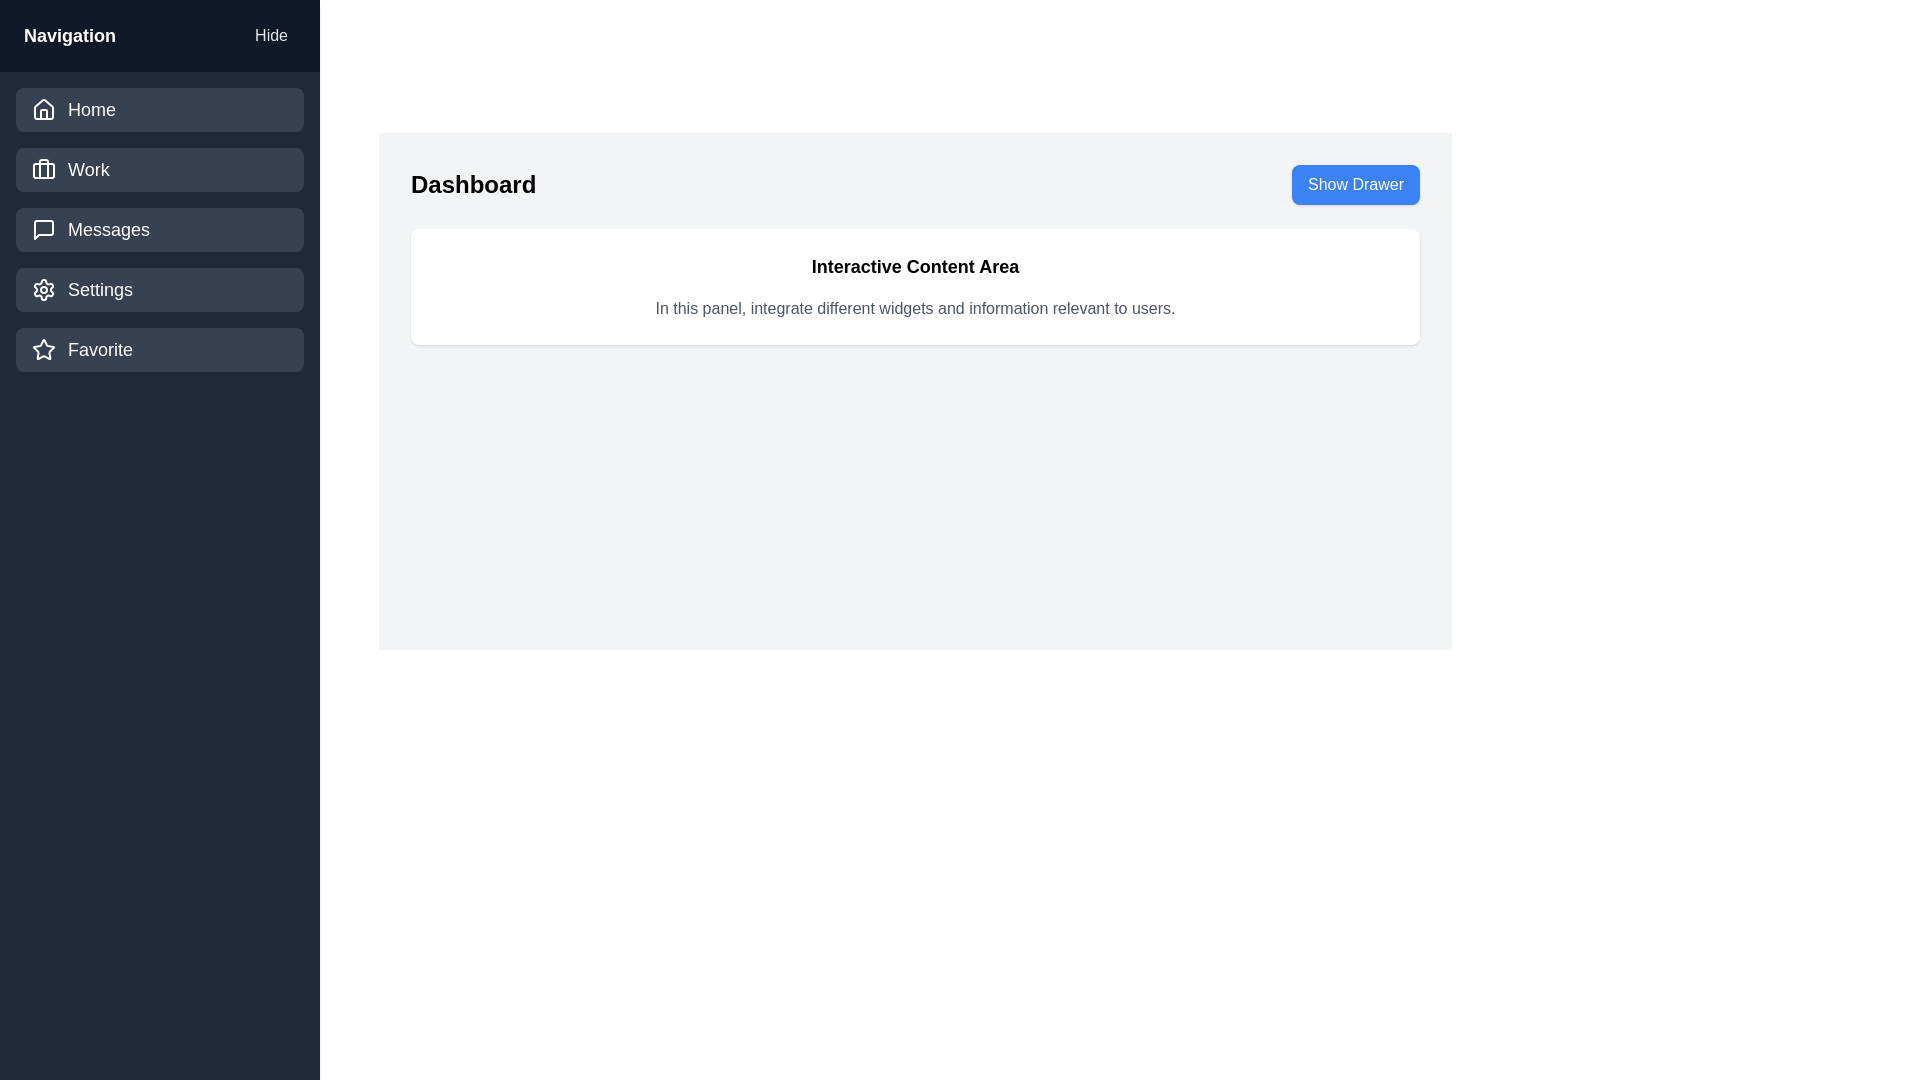  What do you see at coordinates (158, 289) in the screenshot?
I see `the navigation item labeled Settings` at bounding box center [158, 289].